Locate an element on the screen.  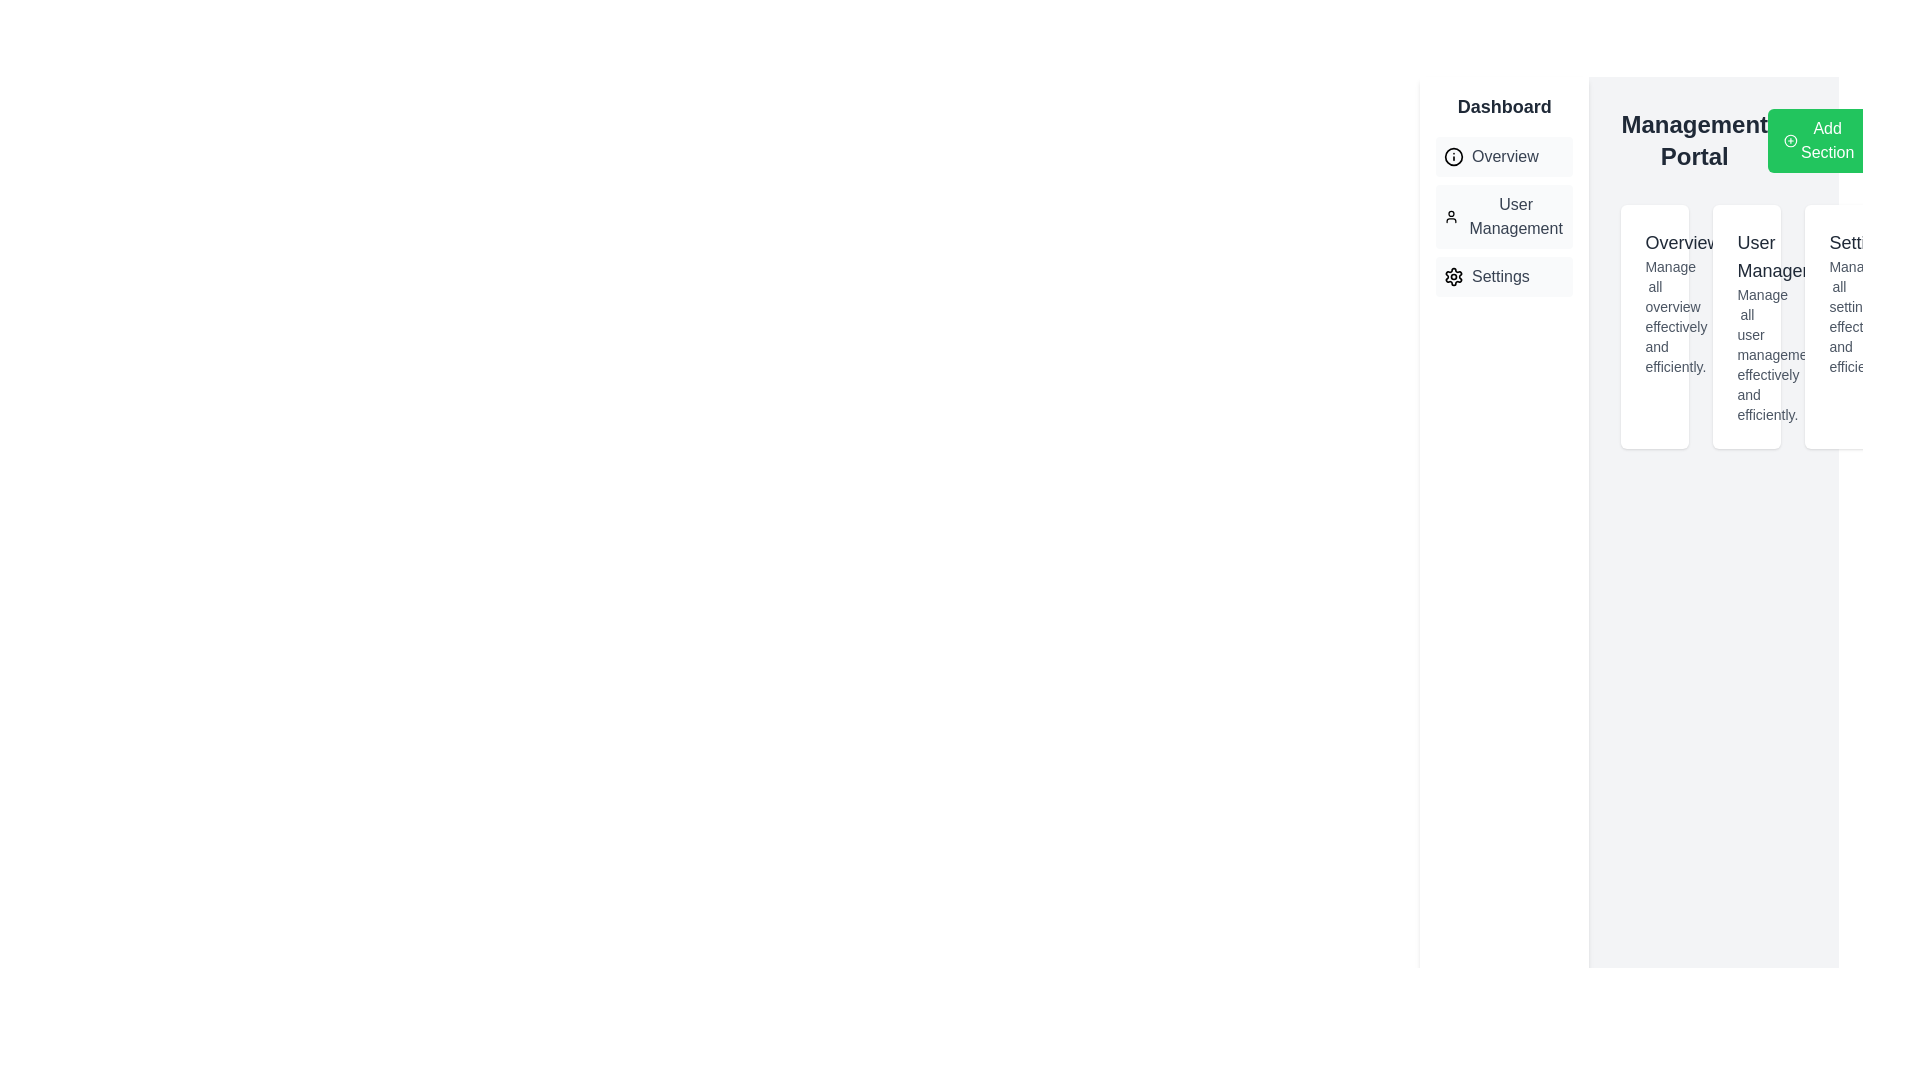
the informational card containing the text 'User Management' which is located in the middle column of the layout, between the 'Overview' and 'Settings' cards is located at coordinates (1746, 326).